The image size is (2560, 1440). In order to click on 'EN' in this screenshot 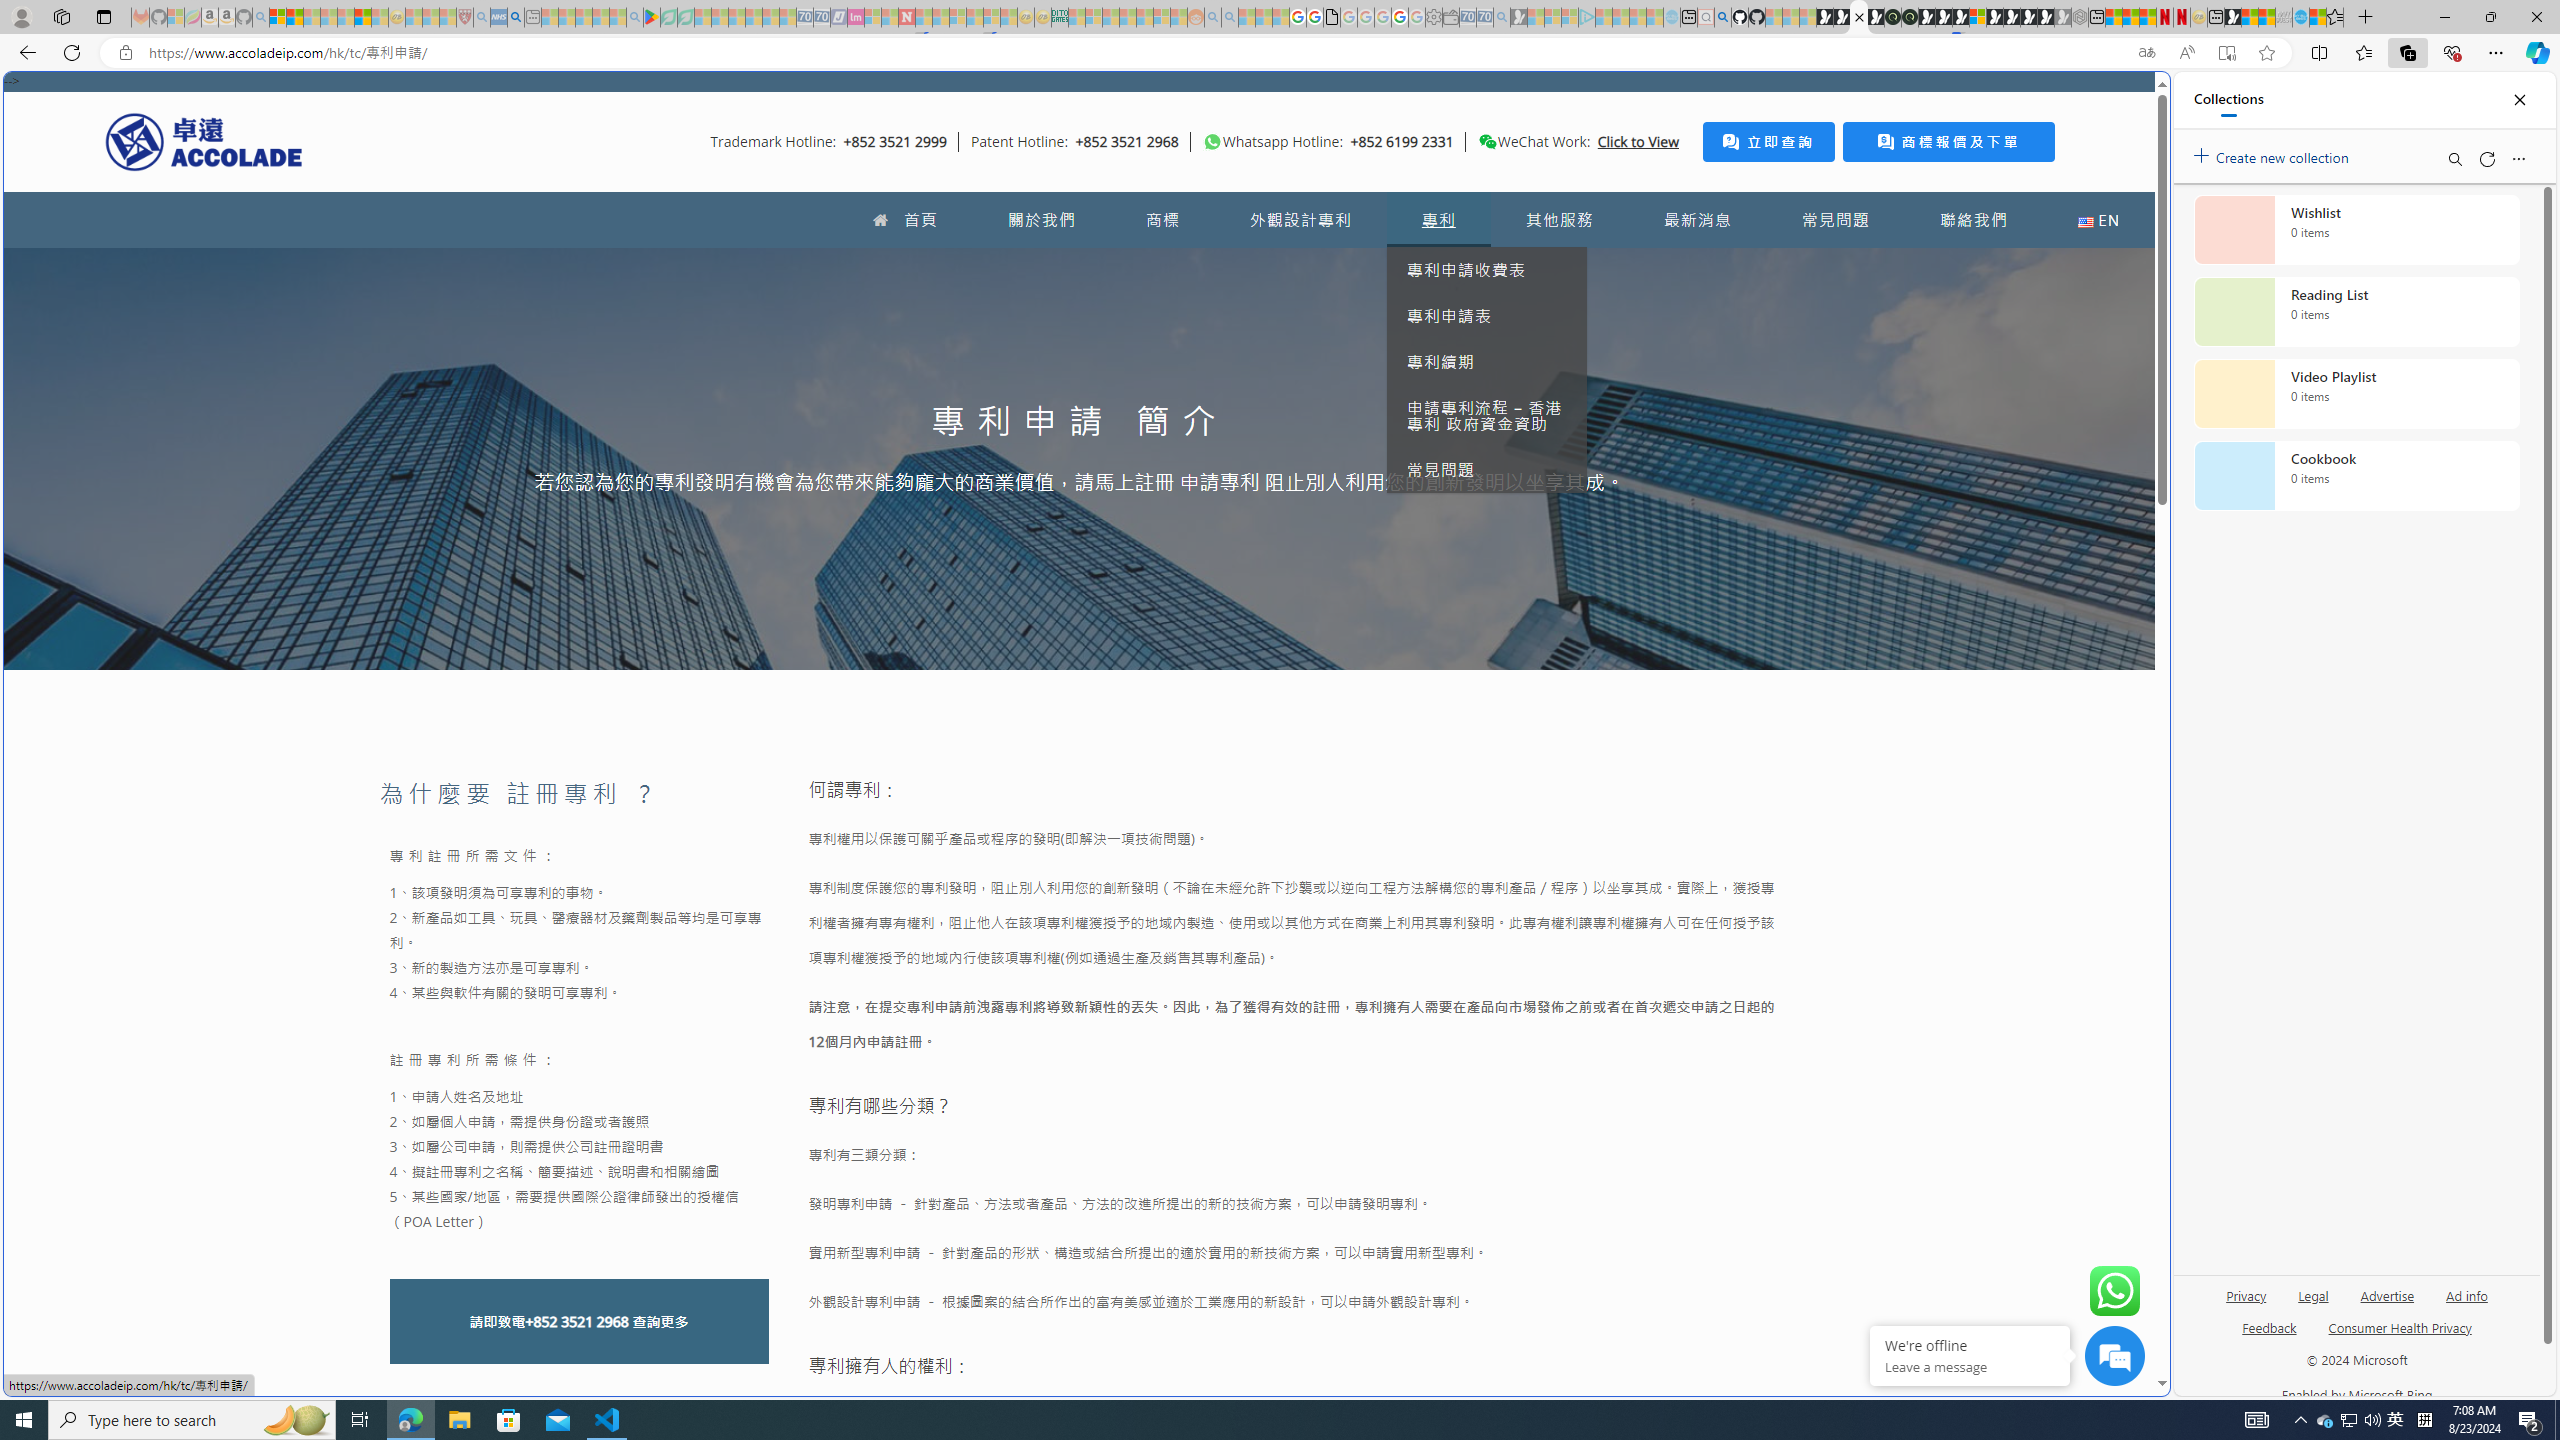, I will do `click(2099, 219)`.